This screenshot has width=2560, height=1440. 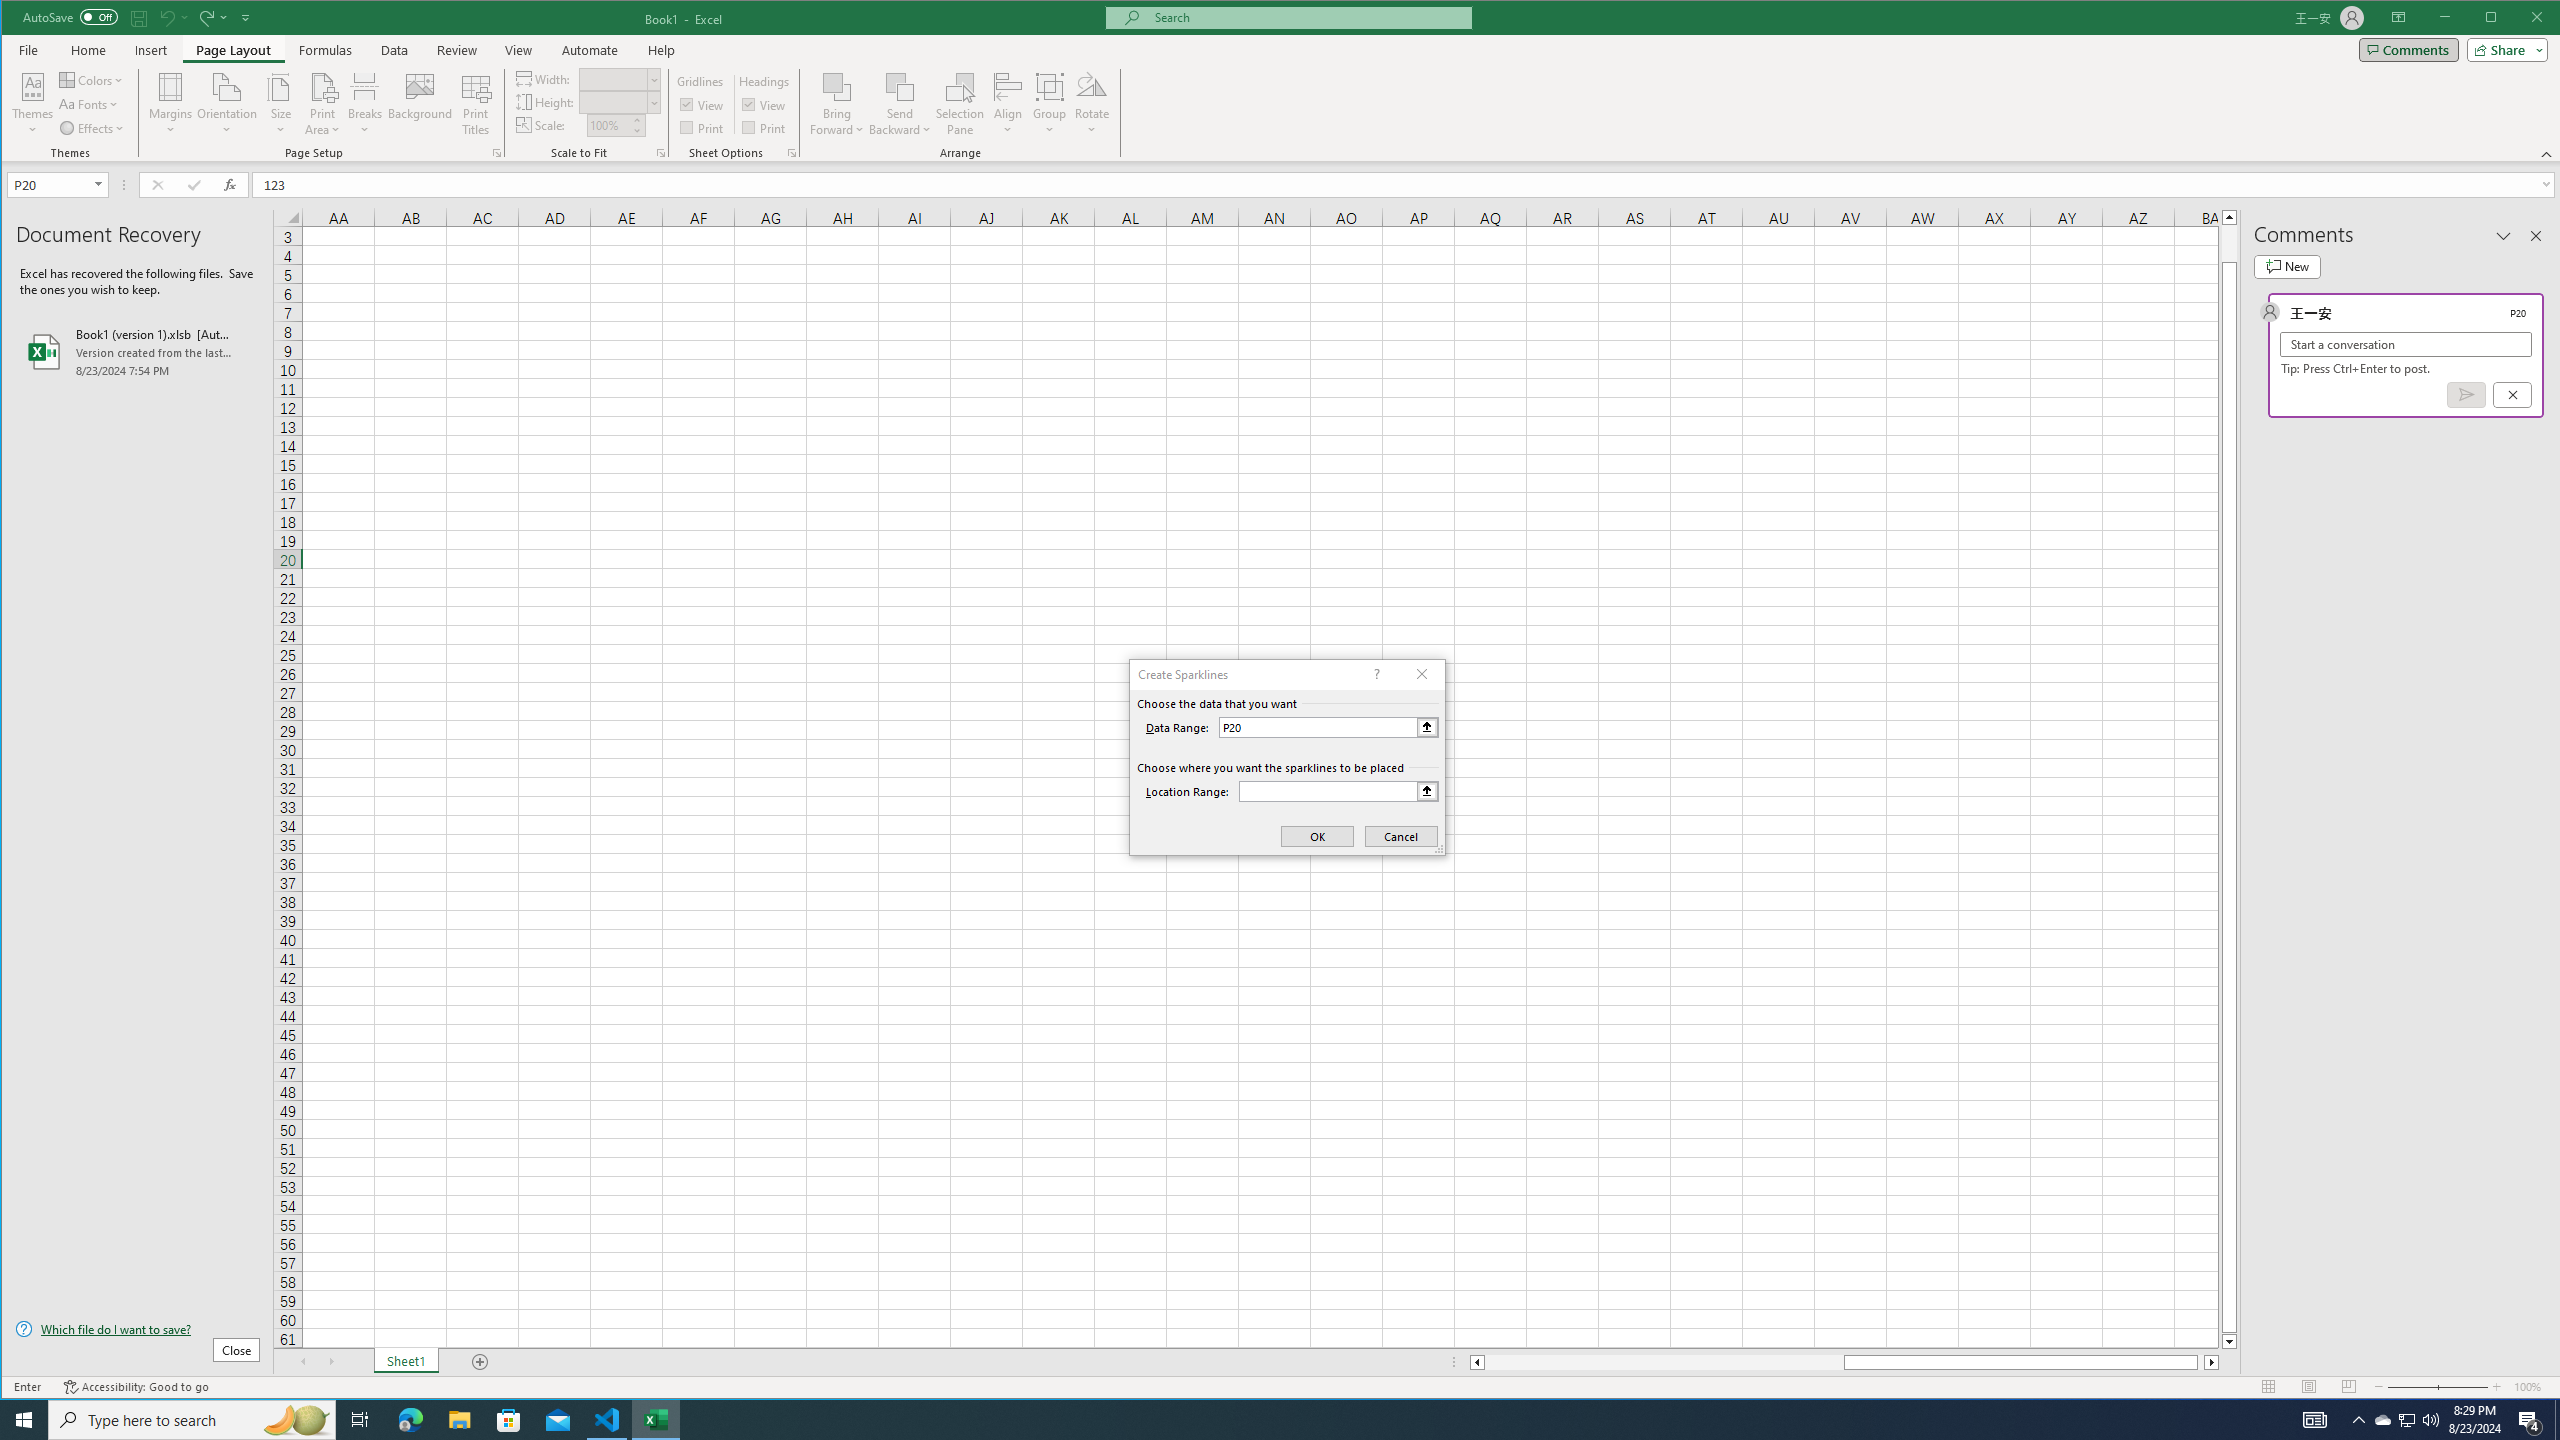 What do you see at coordinates (363, 103) in the screenshot?
I see `'Breaks'` at bounding box center [363, 103].